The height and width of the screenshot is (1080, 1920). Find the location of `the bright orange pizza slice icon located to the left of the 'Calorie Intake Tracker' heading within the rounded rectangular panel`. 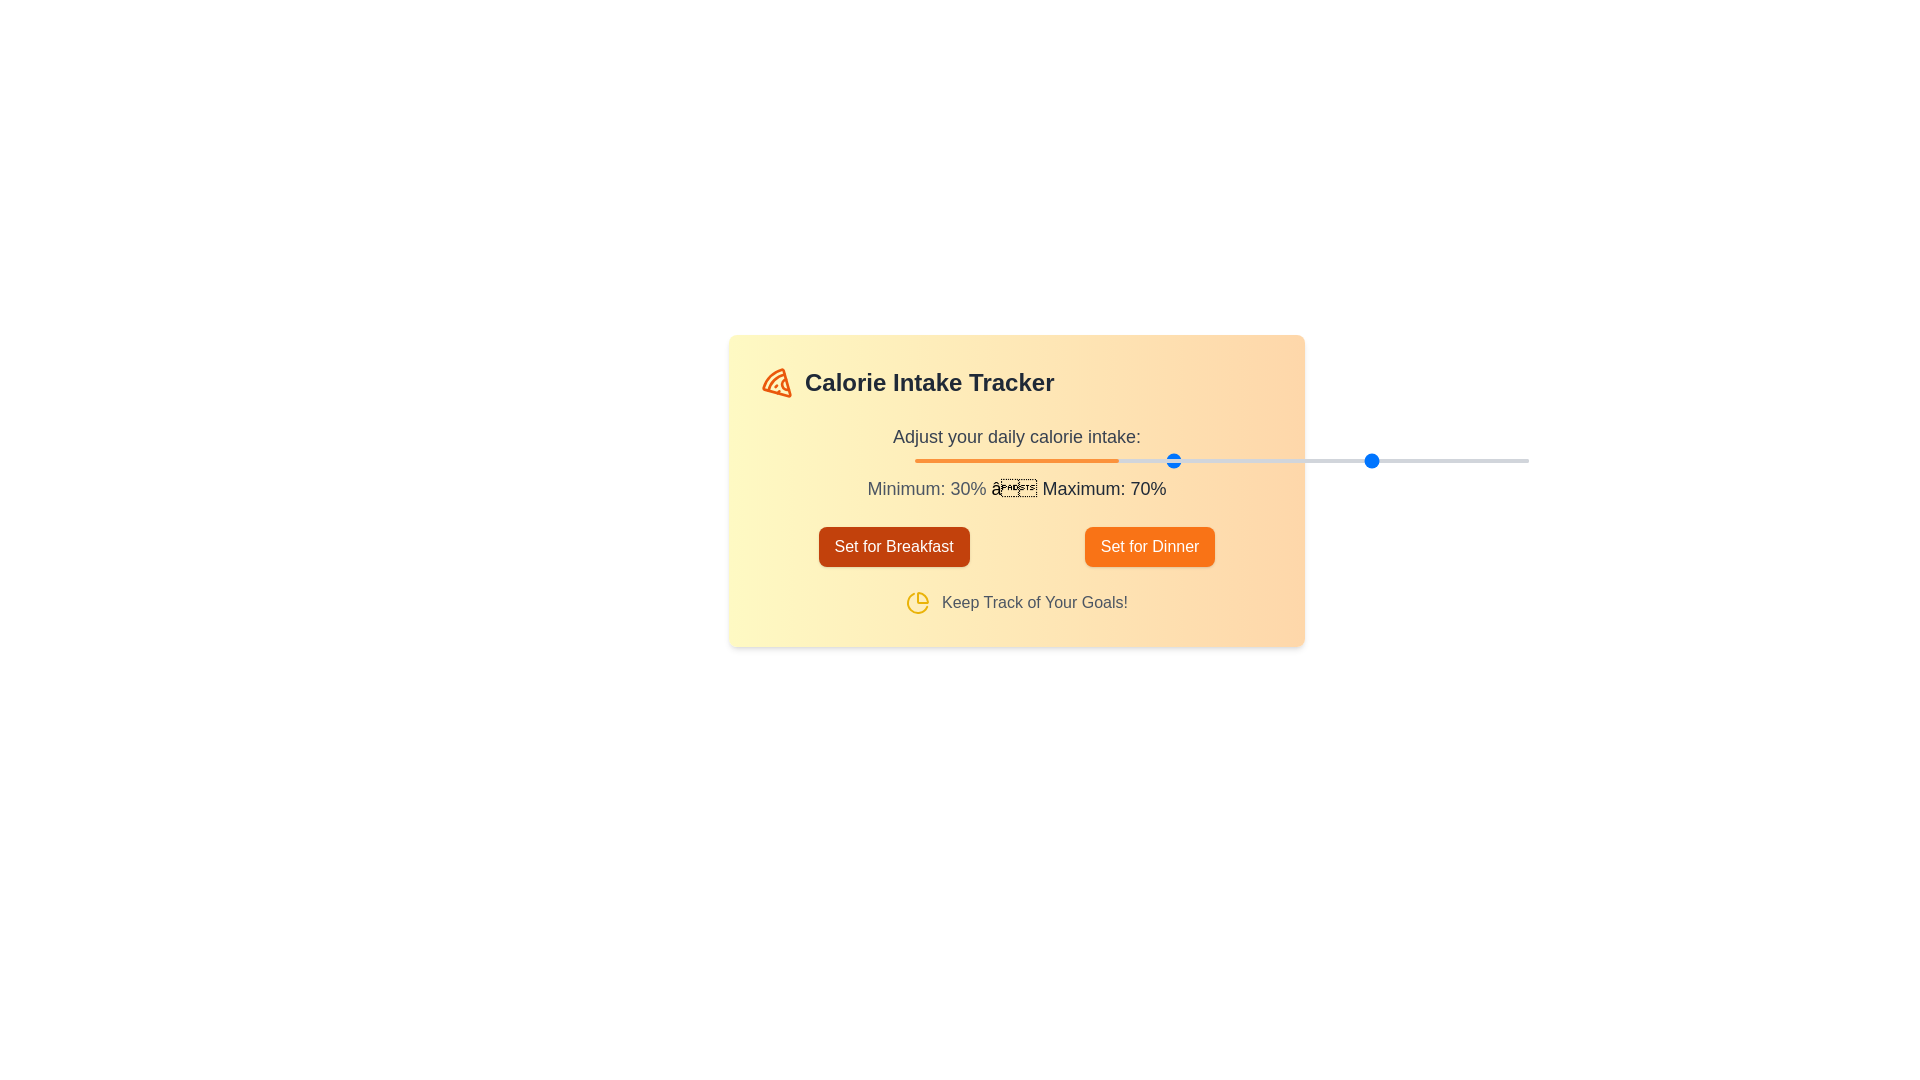

the bright orange pizza slice icon located to the left of the 'Calorie Intake Tracker' heading within the rounded rectangular panel is located at coordinates (784, 384).